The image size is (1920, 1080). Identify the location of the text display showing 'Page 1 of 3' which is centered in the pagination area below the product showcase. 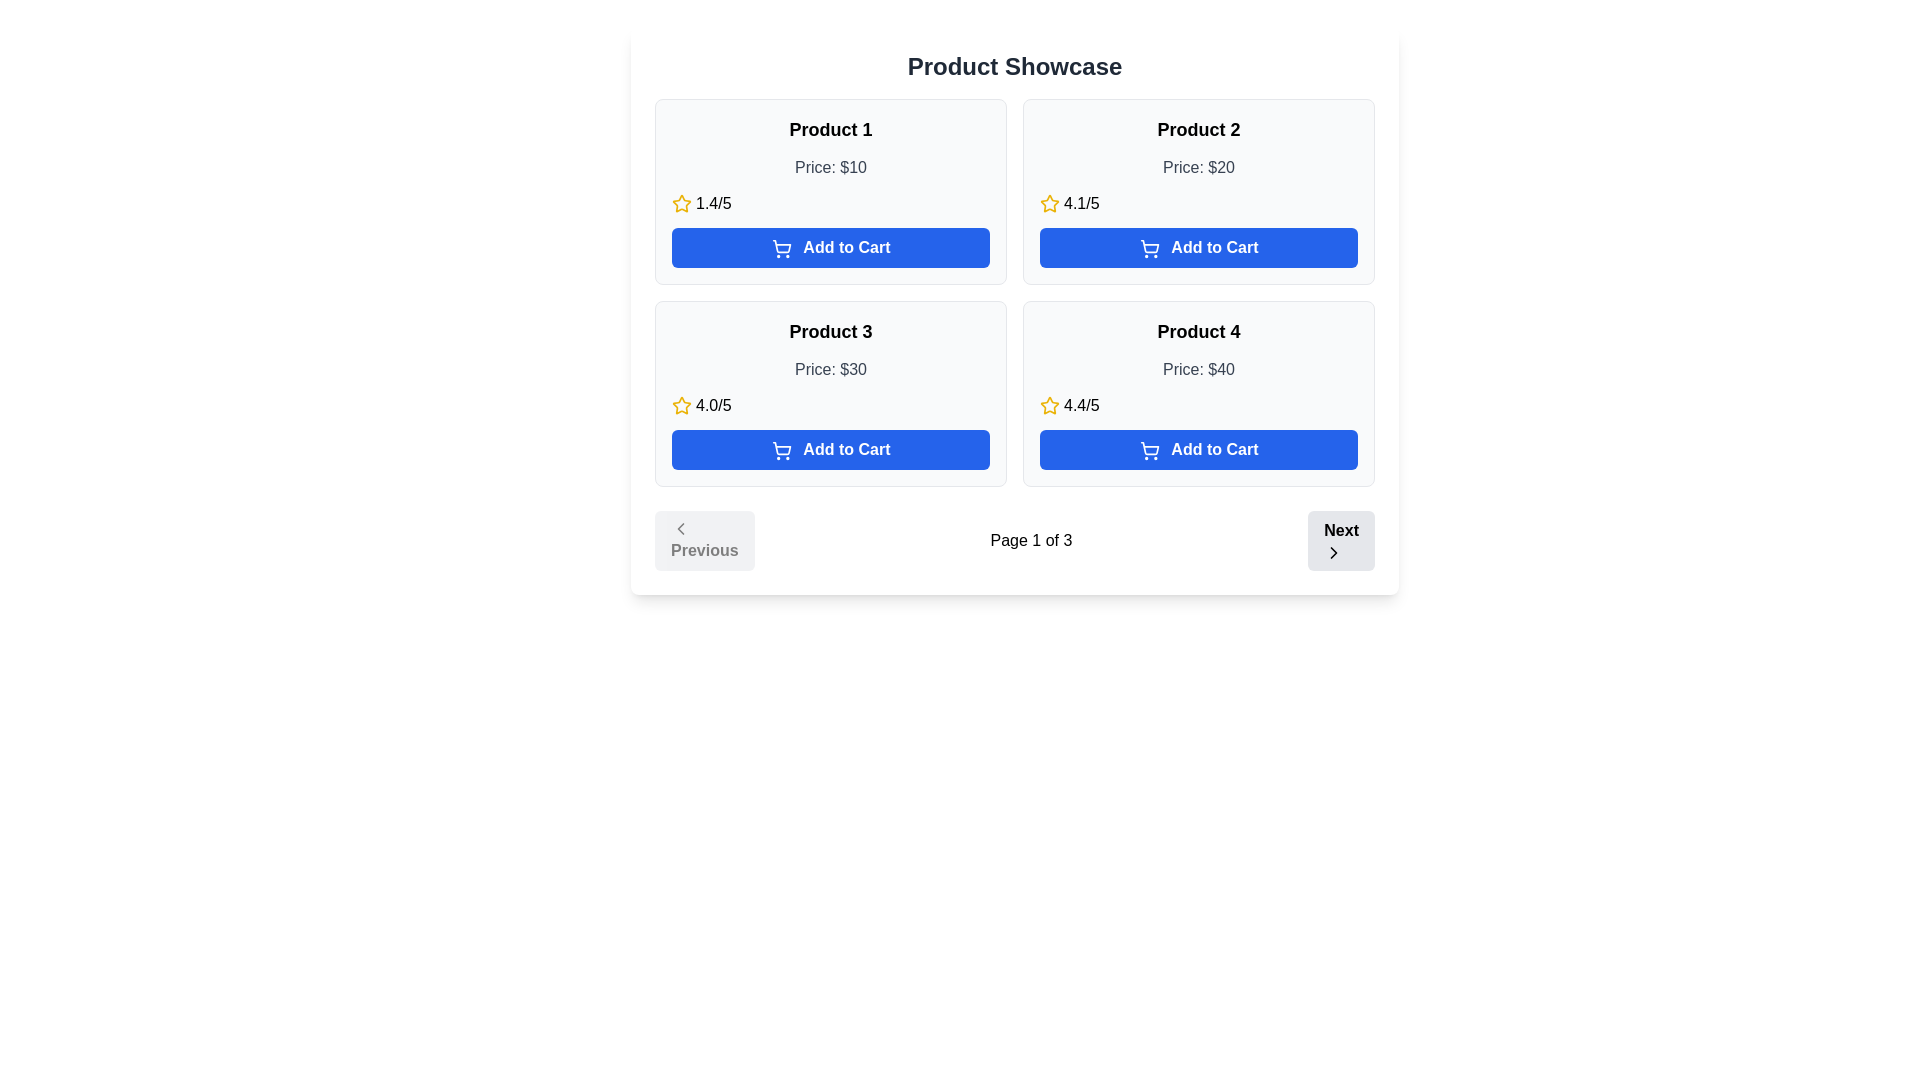
(1031, 540).